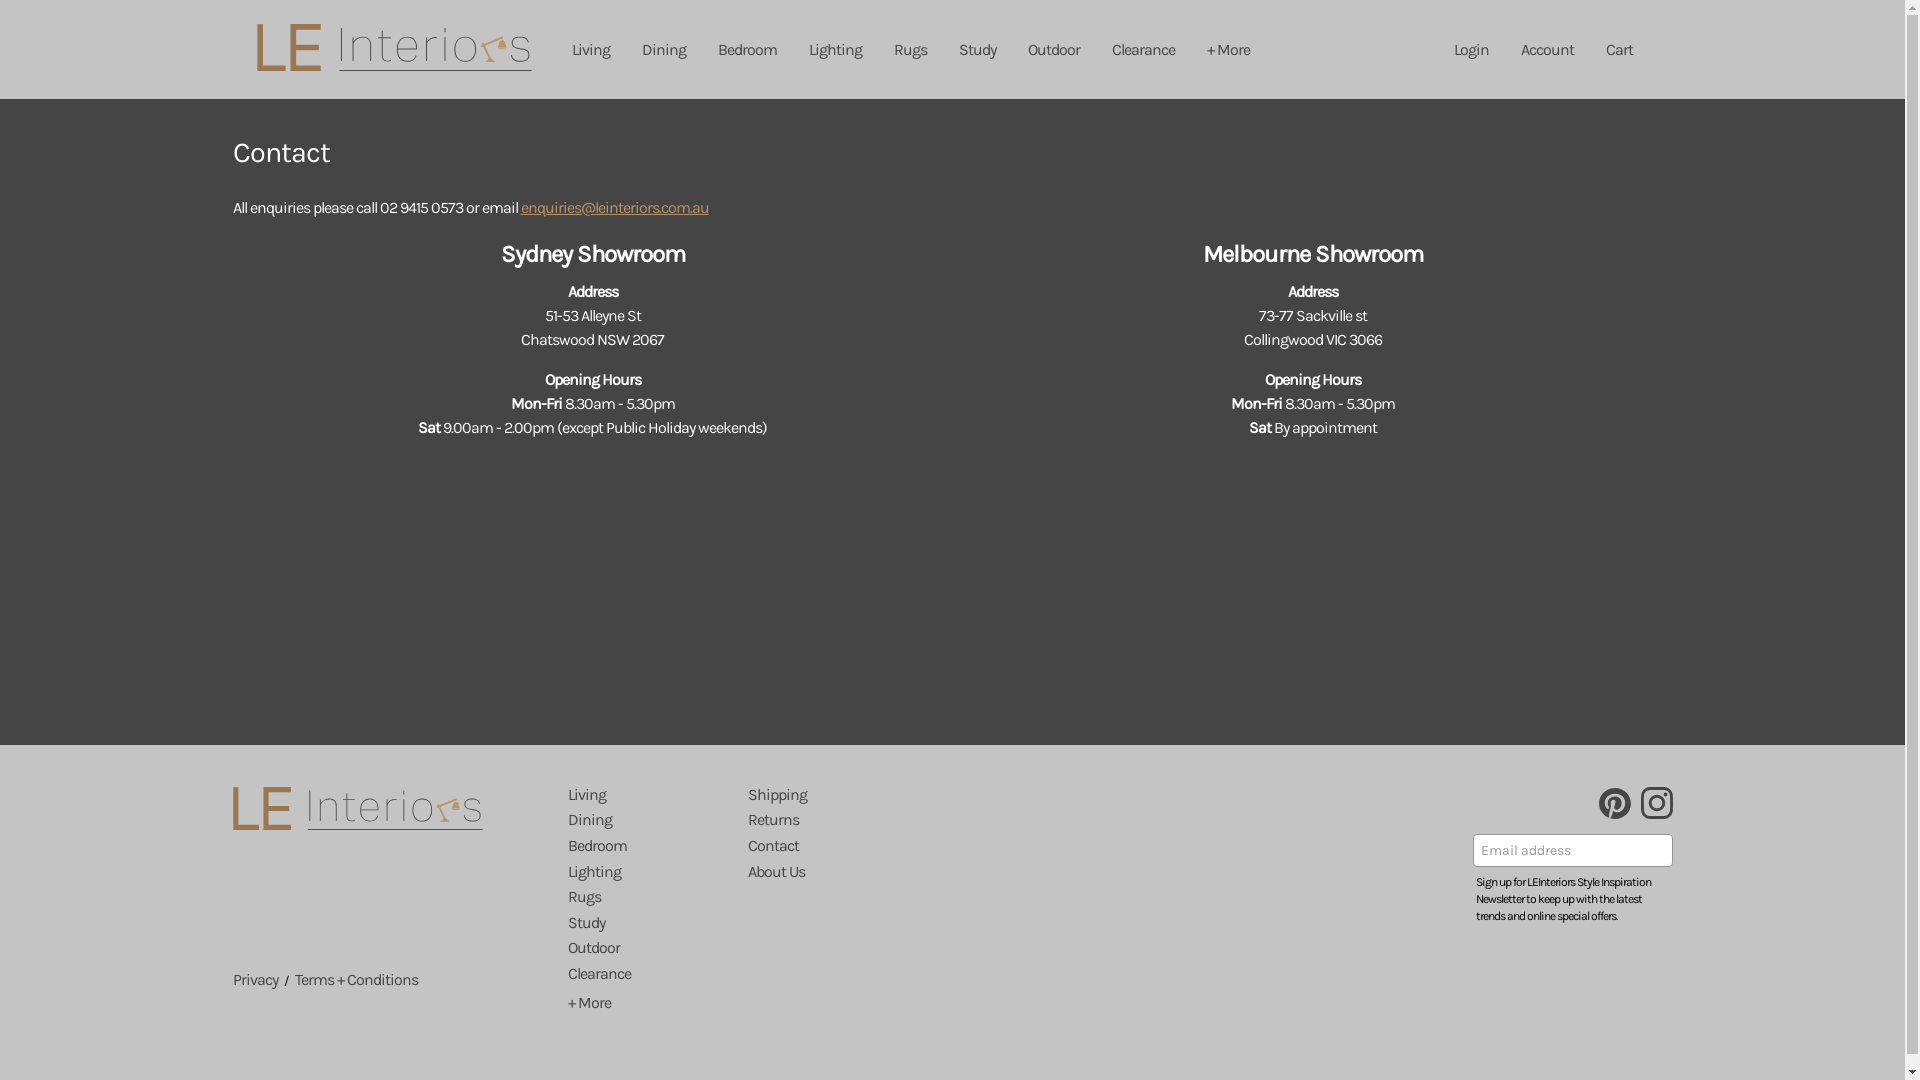  I want to click on 'Dining', so click(663, 48).